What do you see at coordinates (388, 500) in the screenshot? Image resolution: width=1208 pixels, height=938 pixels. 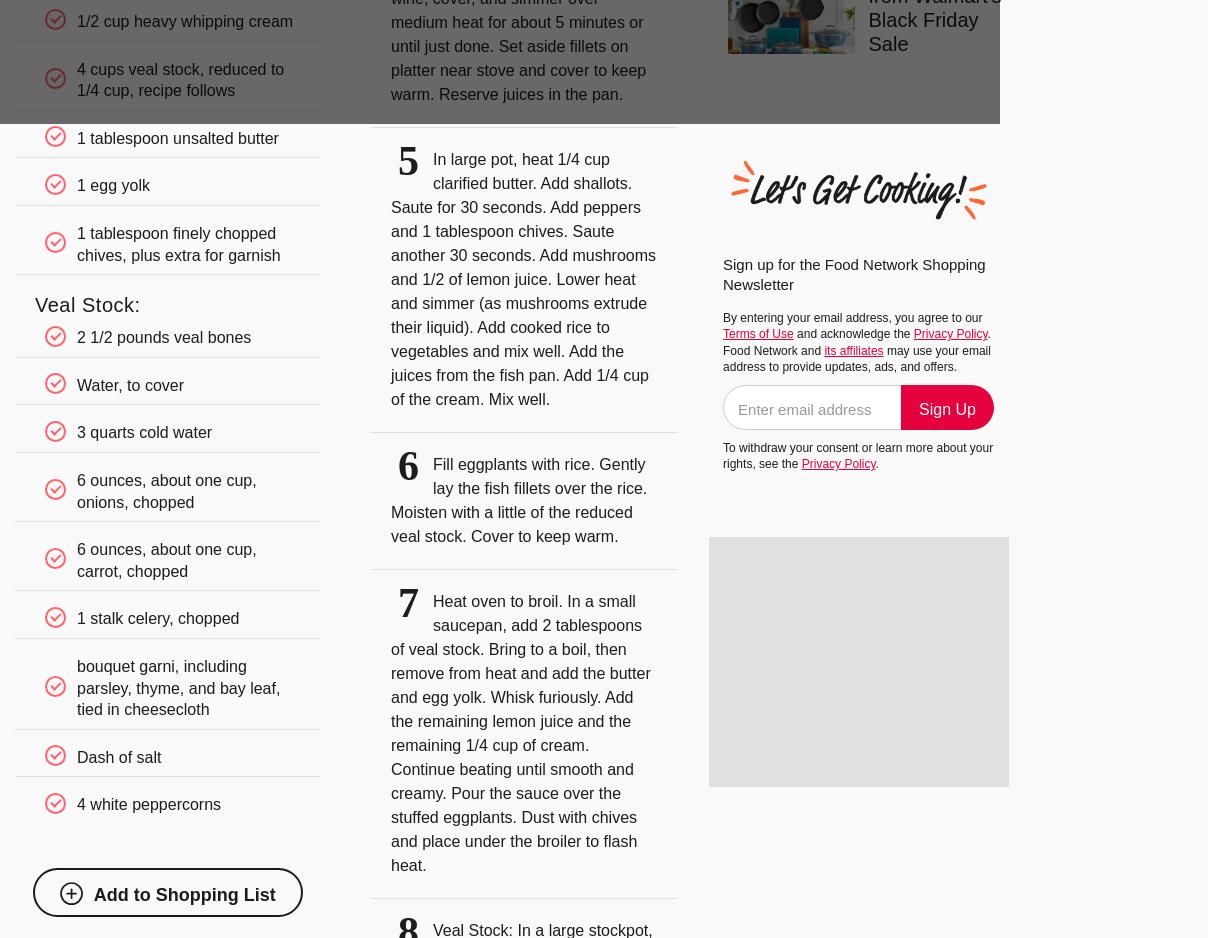 I see `'Fill eggplants with rice. Gently lay the fish fillets over the rice. Moisten with a little of the reduced veal stock. Cover to keep warm.'` at bounding box center [388, 500].